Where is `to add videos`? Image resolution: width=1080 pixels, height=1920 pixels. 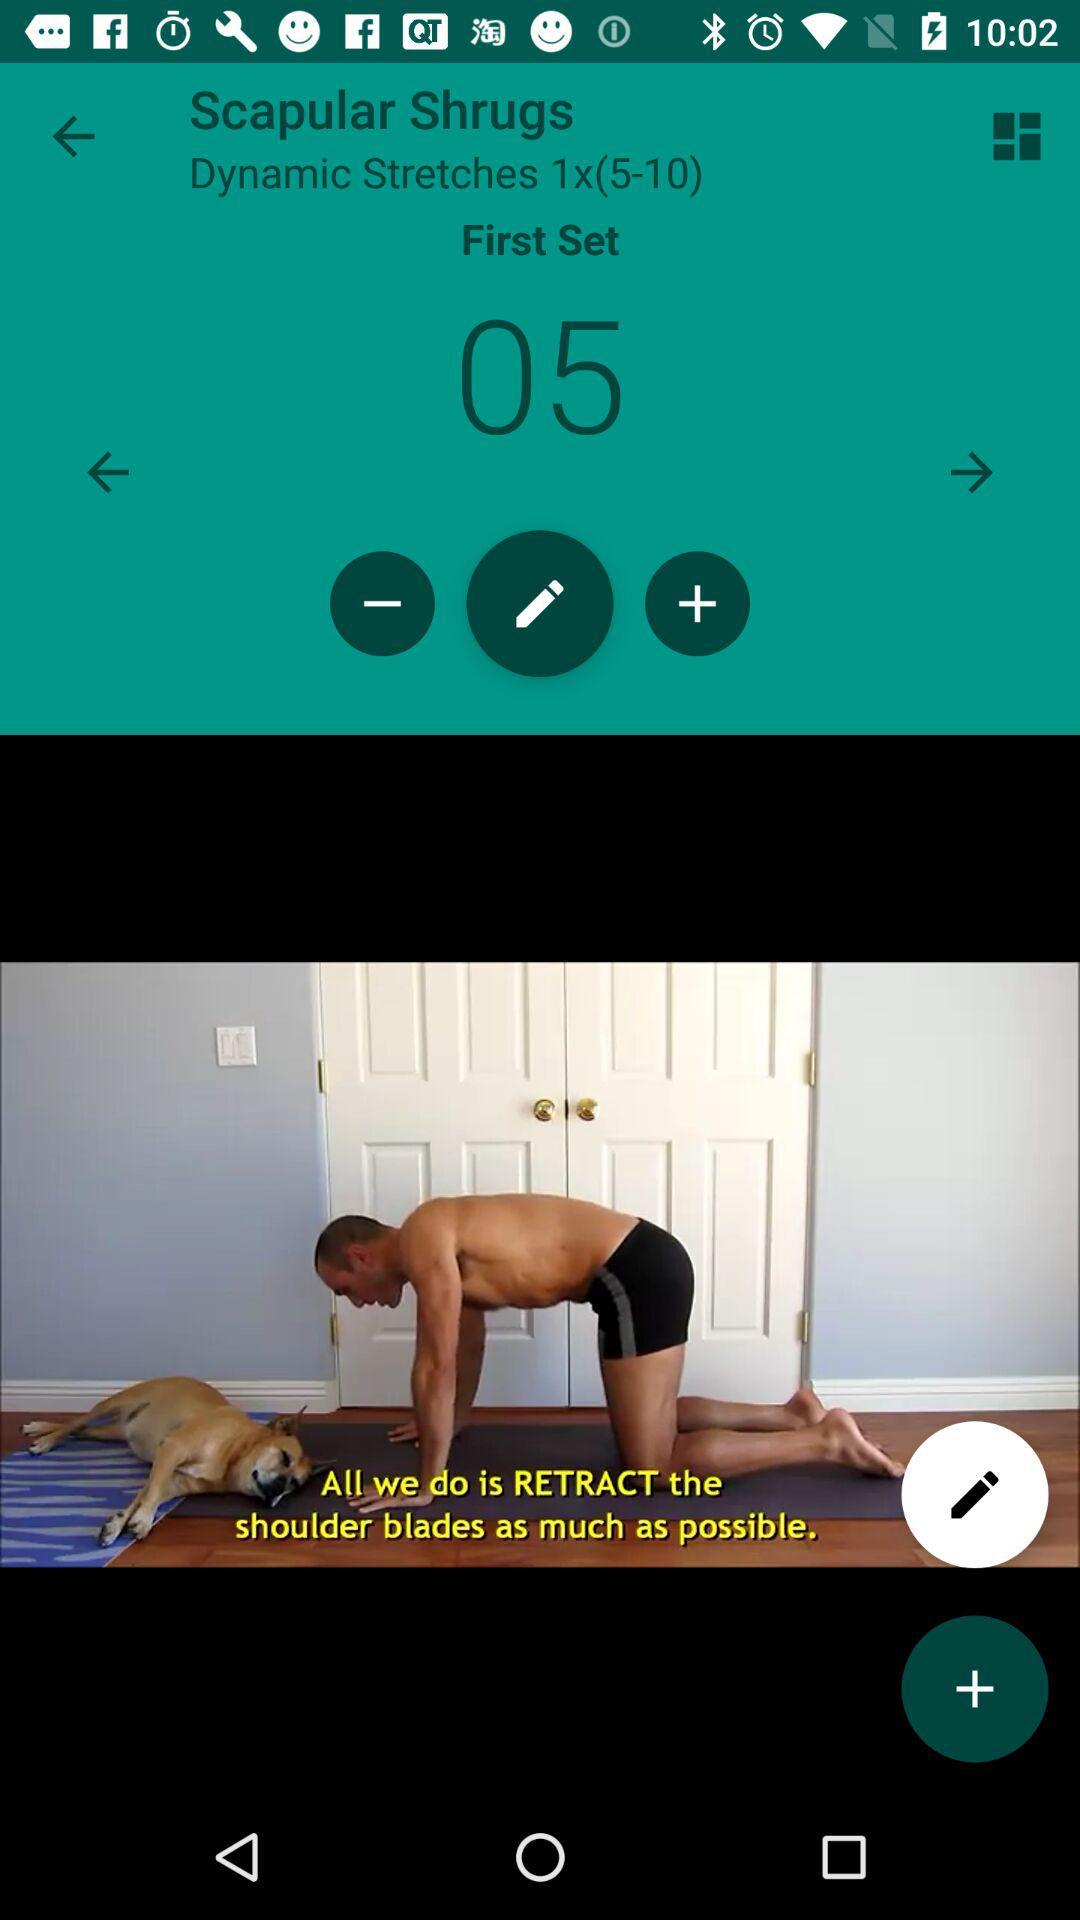
to add videos is located at coordinates (974, 1688).